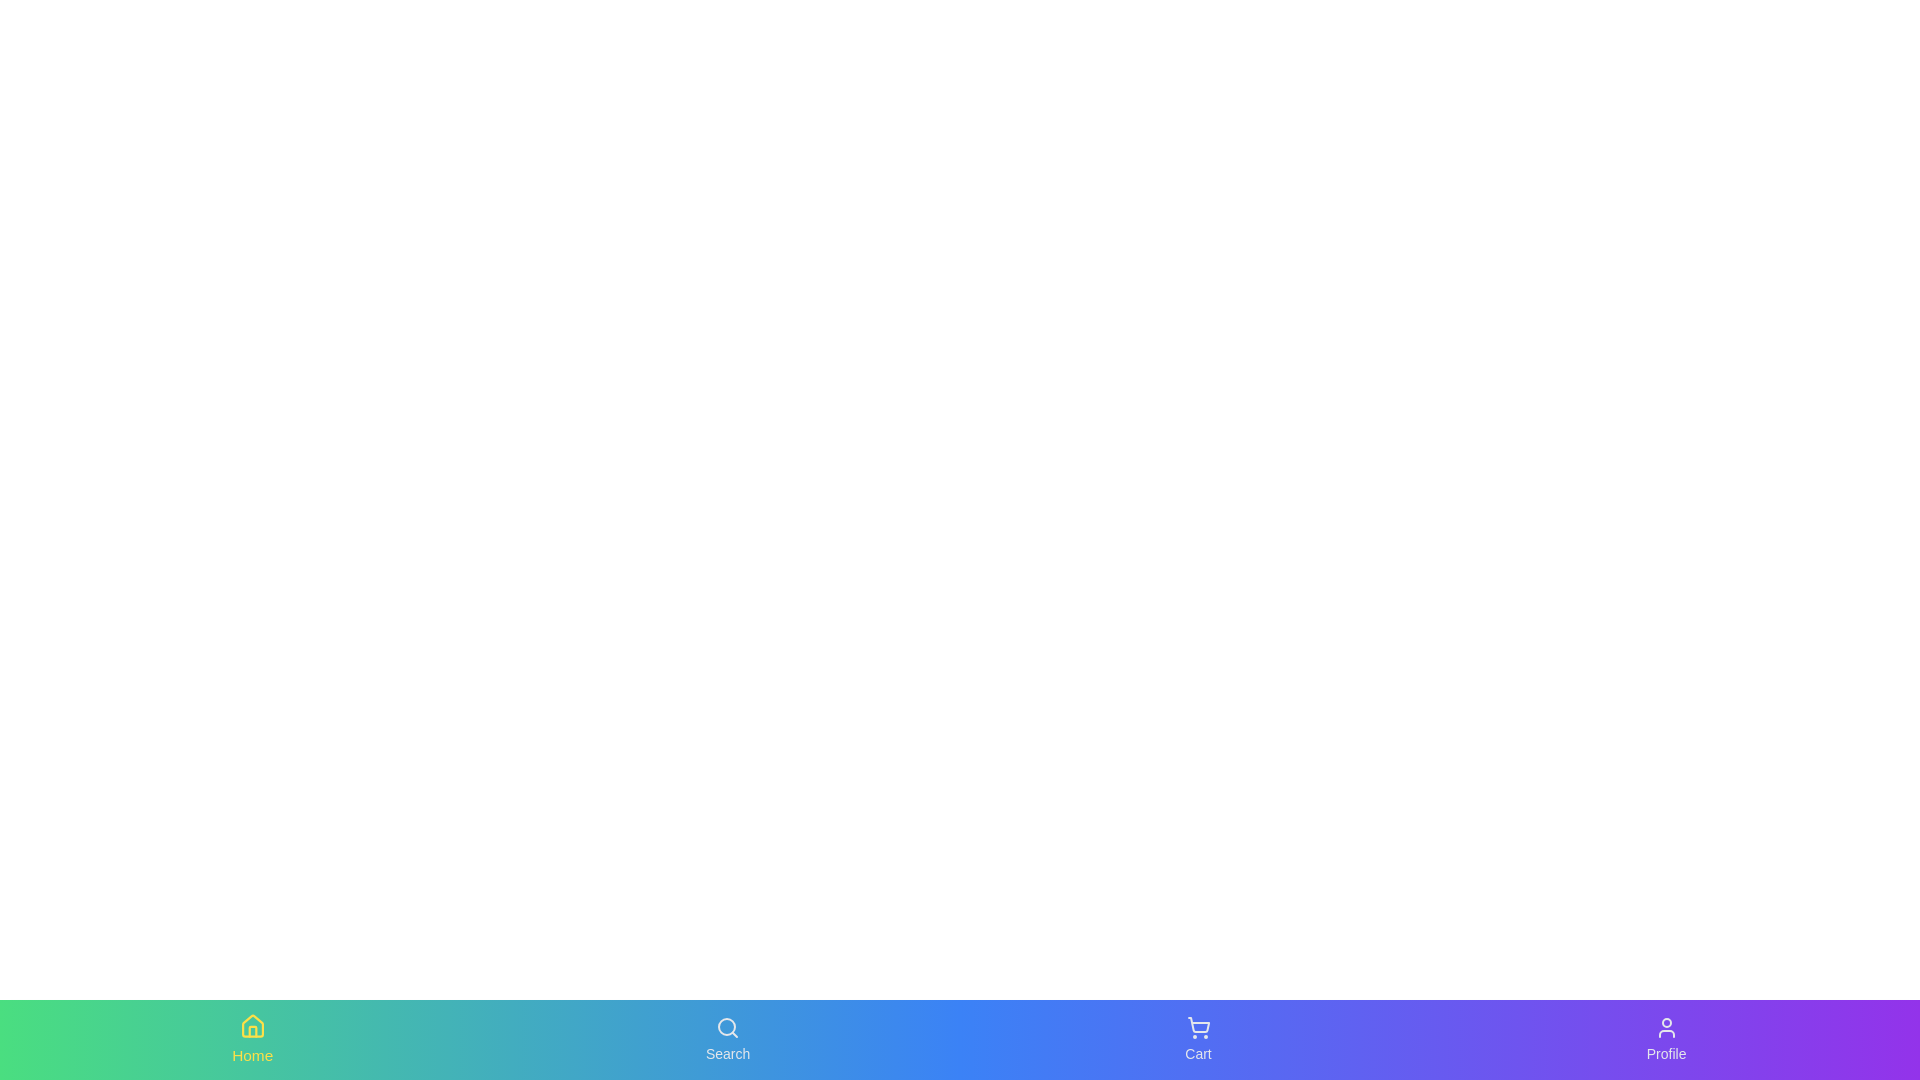  Describe the element at coordinates (1666, 1028) in the screenshot. I see `the SVG icon depicting a user located in the bottom right corner of the interface above the 'Profile' text` at that location.